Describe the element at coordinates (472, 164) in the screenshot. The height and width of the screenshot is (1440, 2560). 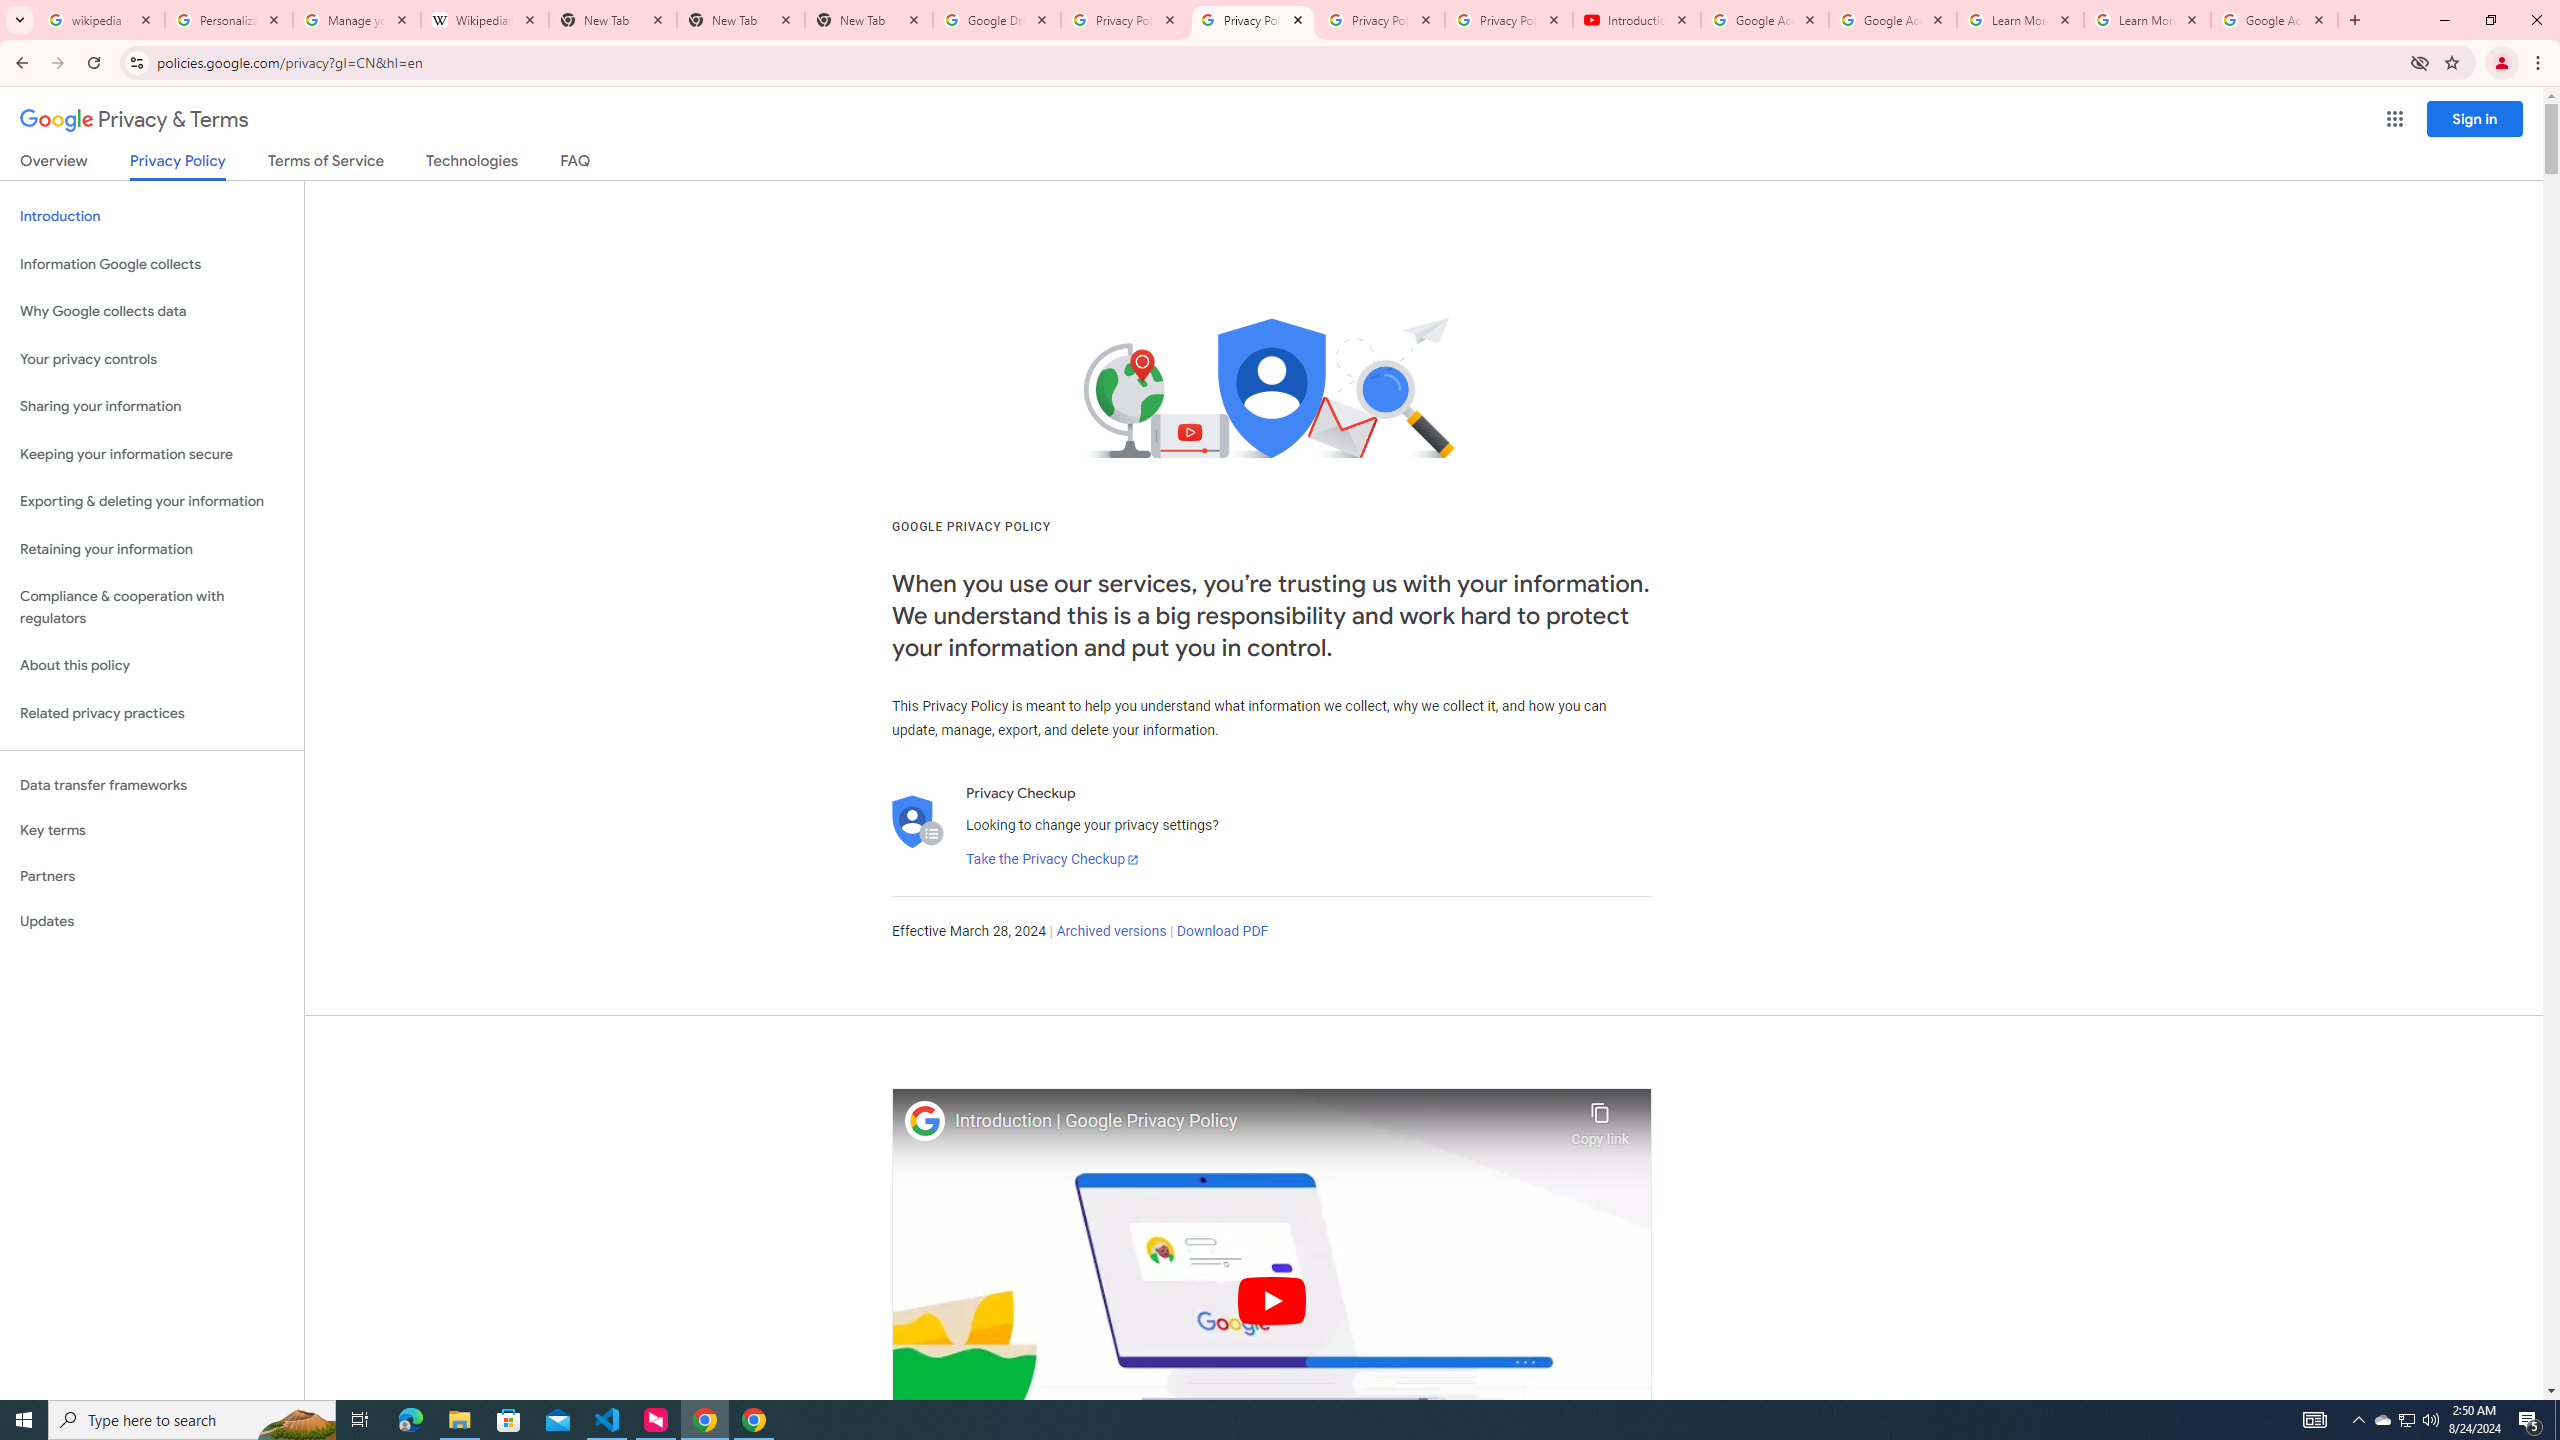
I see `'Technologies'` at that location.